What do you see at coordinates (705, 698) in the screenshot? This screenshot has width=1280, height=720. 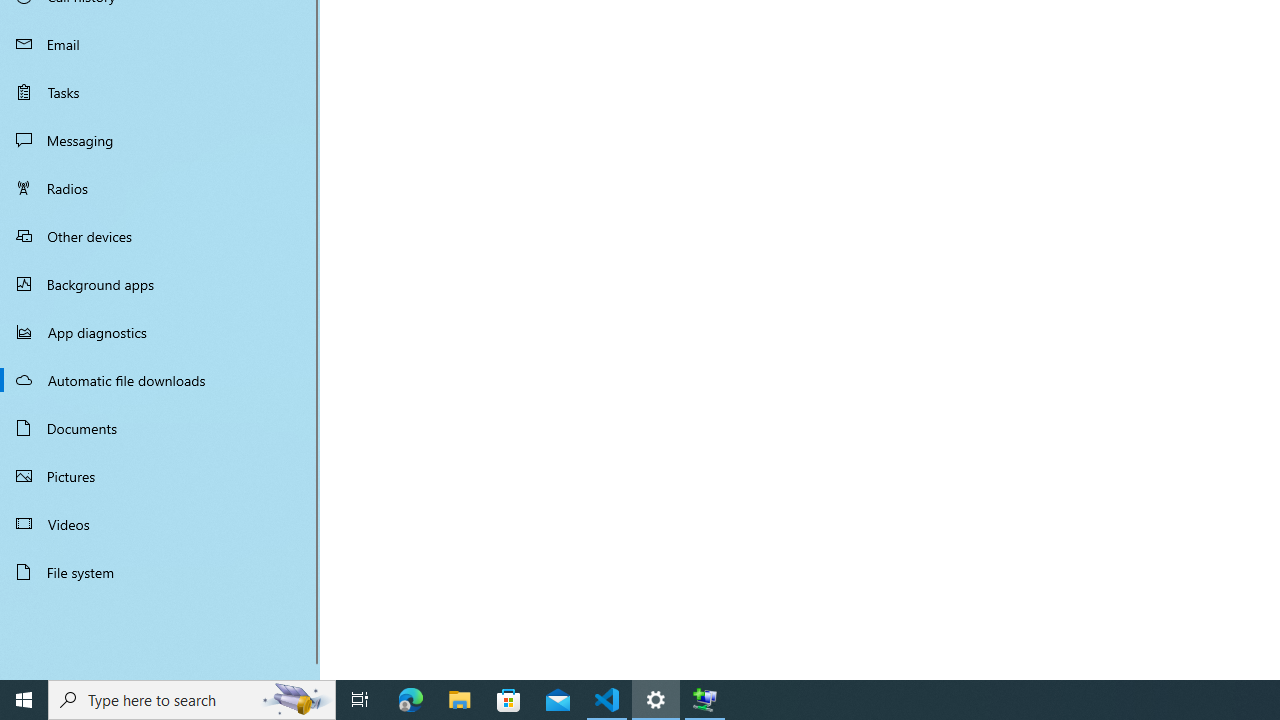 I see `'Extensible Wizards Host Process - 1 running window'` at bounding box center [705, 698].